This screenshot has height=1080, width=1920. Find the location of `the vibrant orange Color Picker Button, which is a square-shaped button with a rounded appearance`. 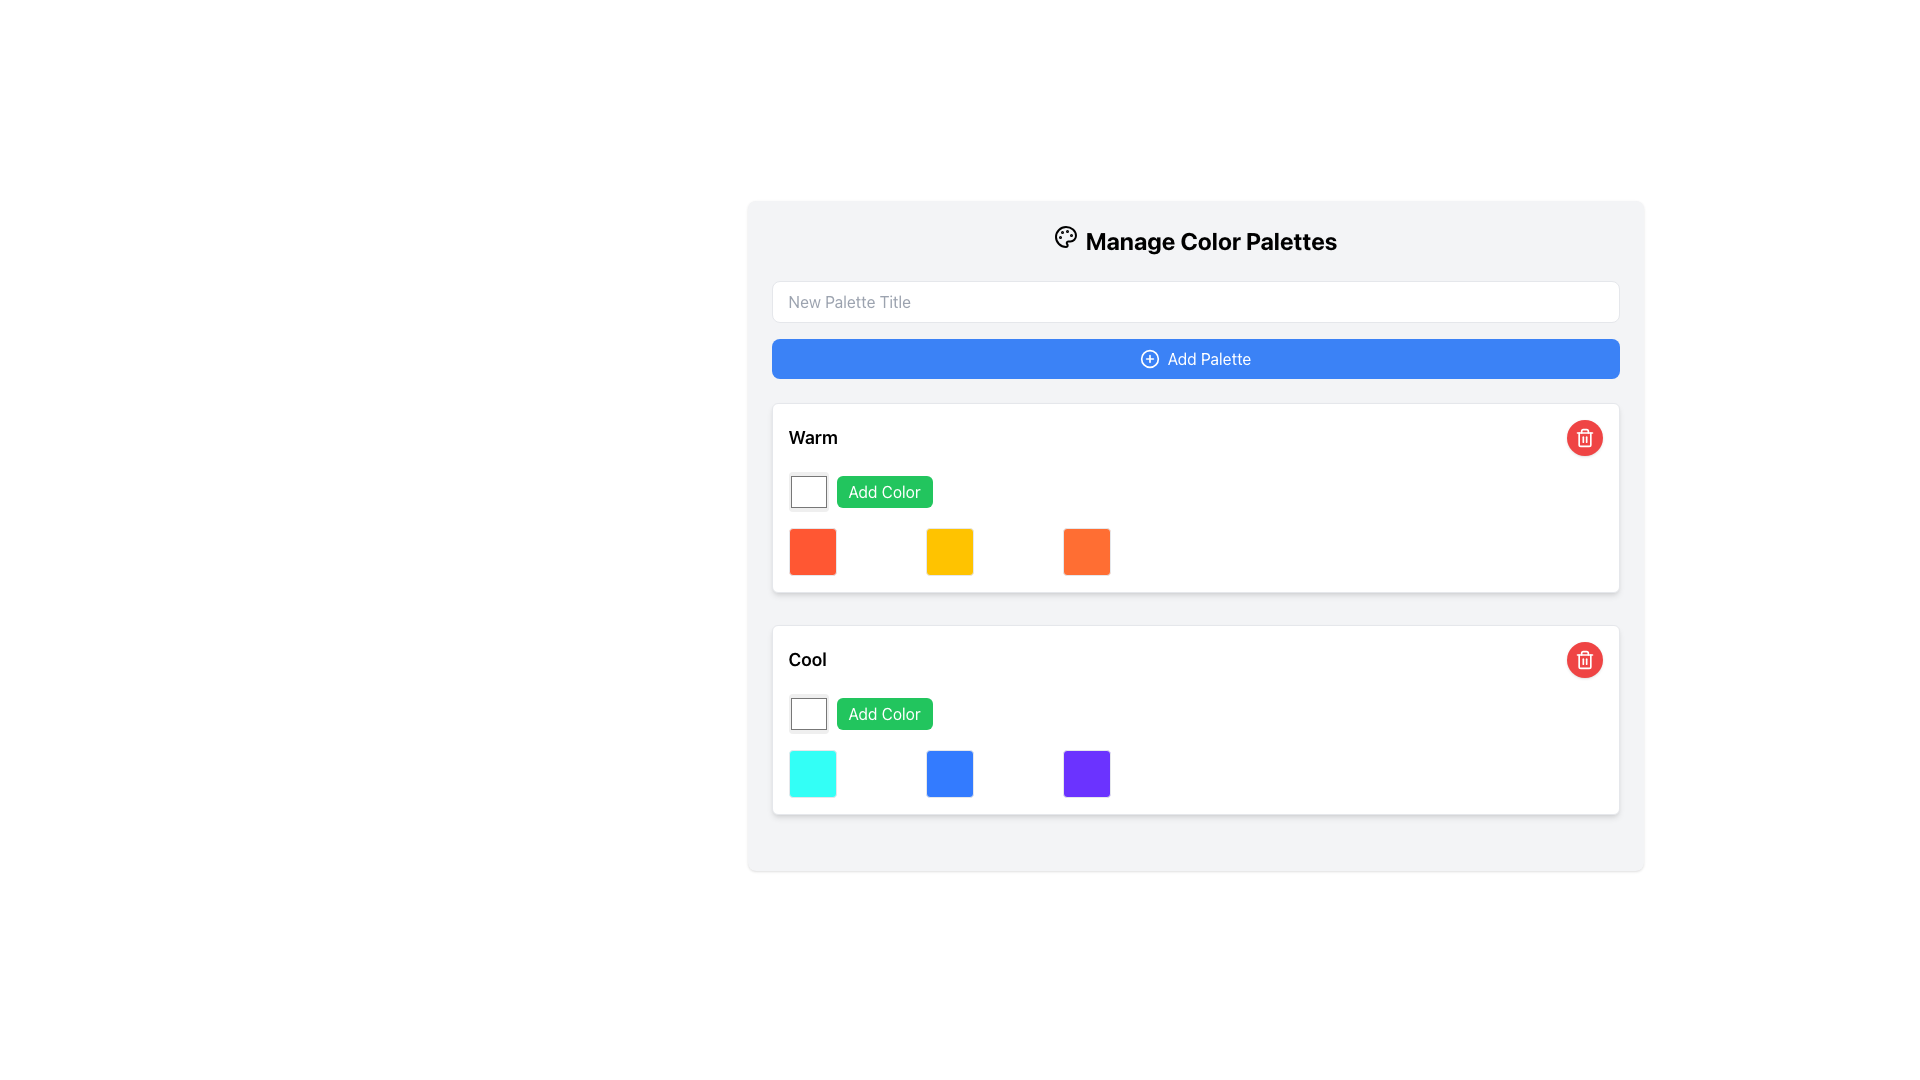

the vibrant orange Color Picker Button, which is a square-shaped button with a rounded appearance is located at coordinates (1085, 551).